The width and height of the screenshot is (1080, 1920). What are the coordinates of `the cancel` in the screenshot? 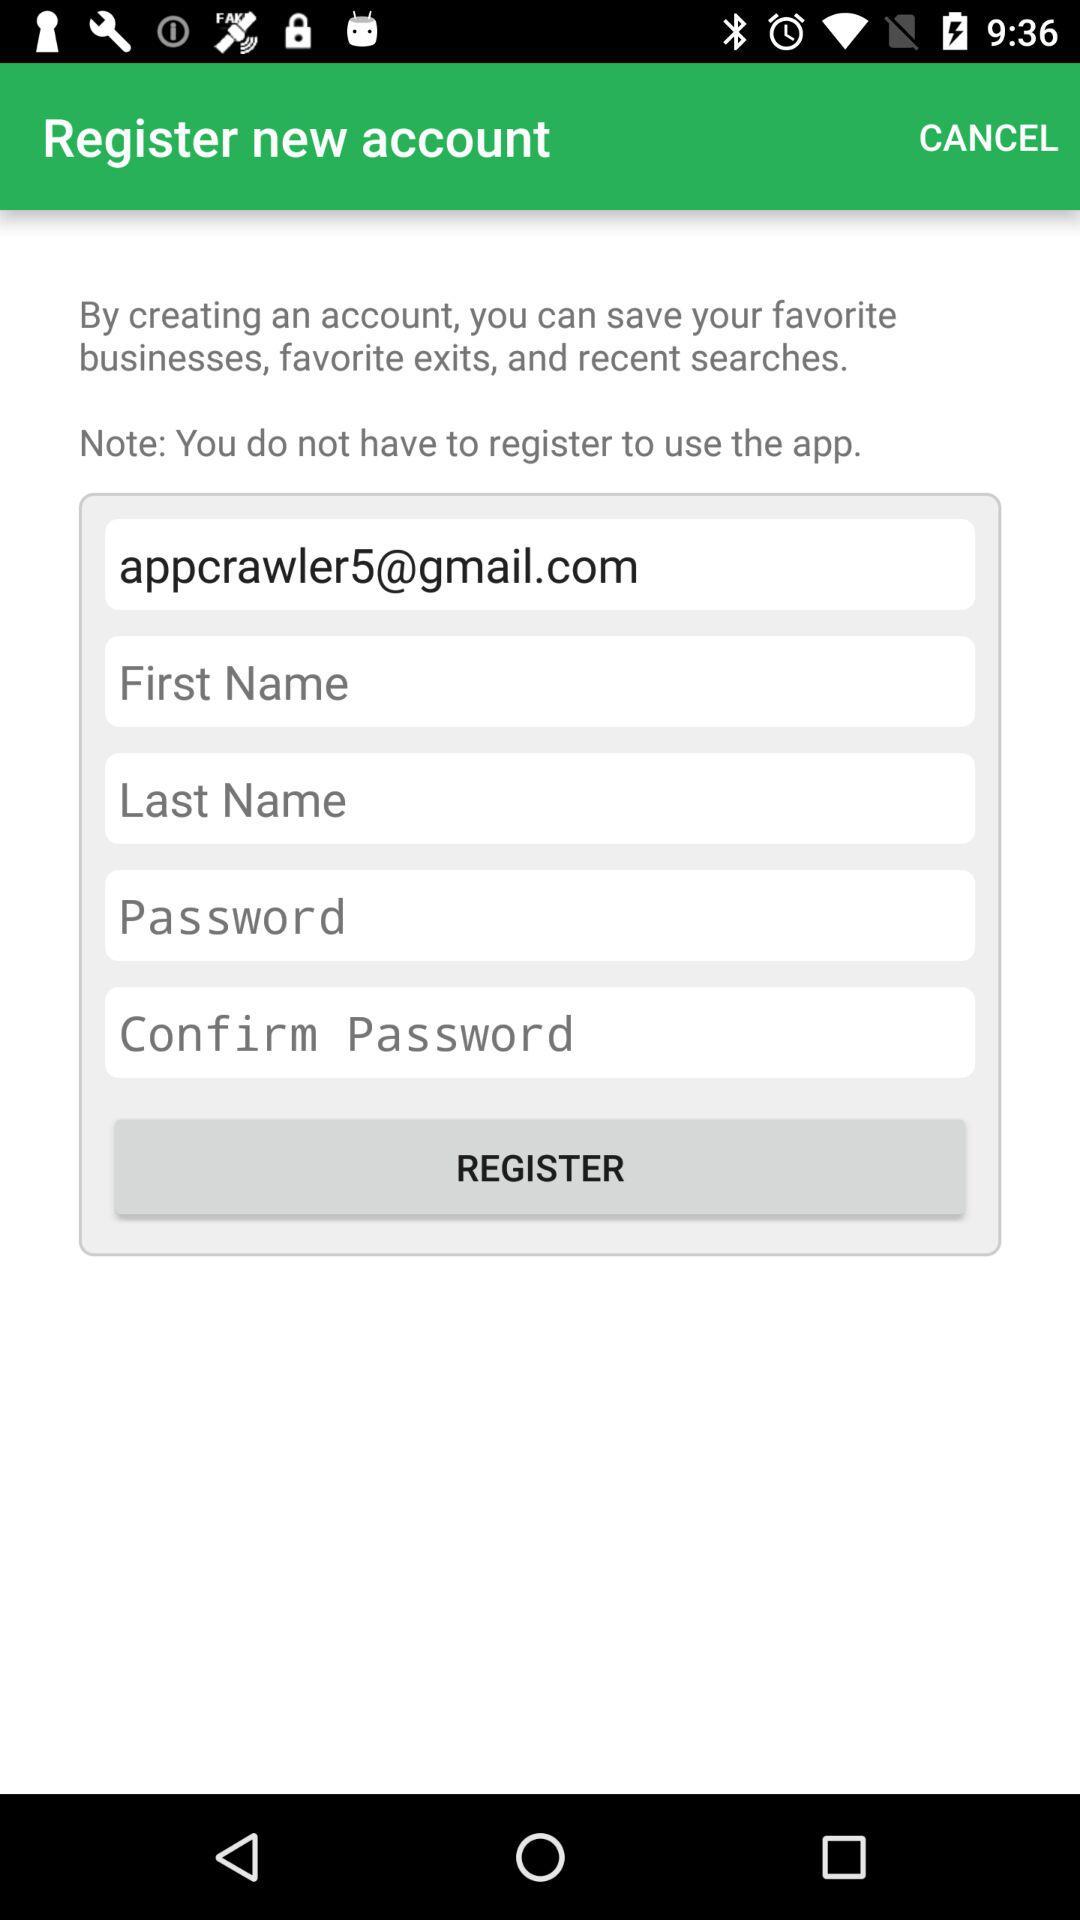 It's located at (987, 135).